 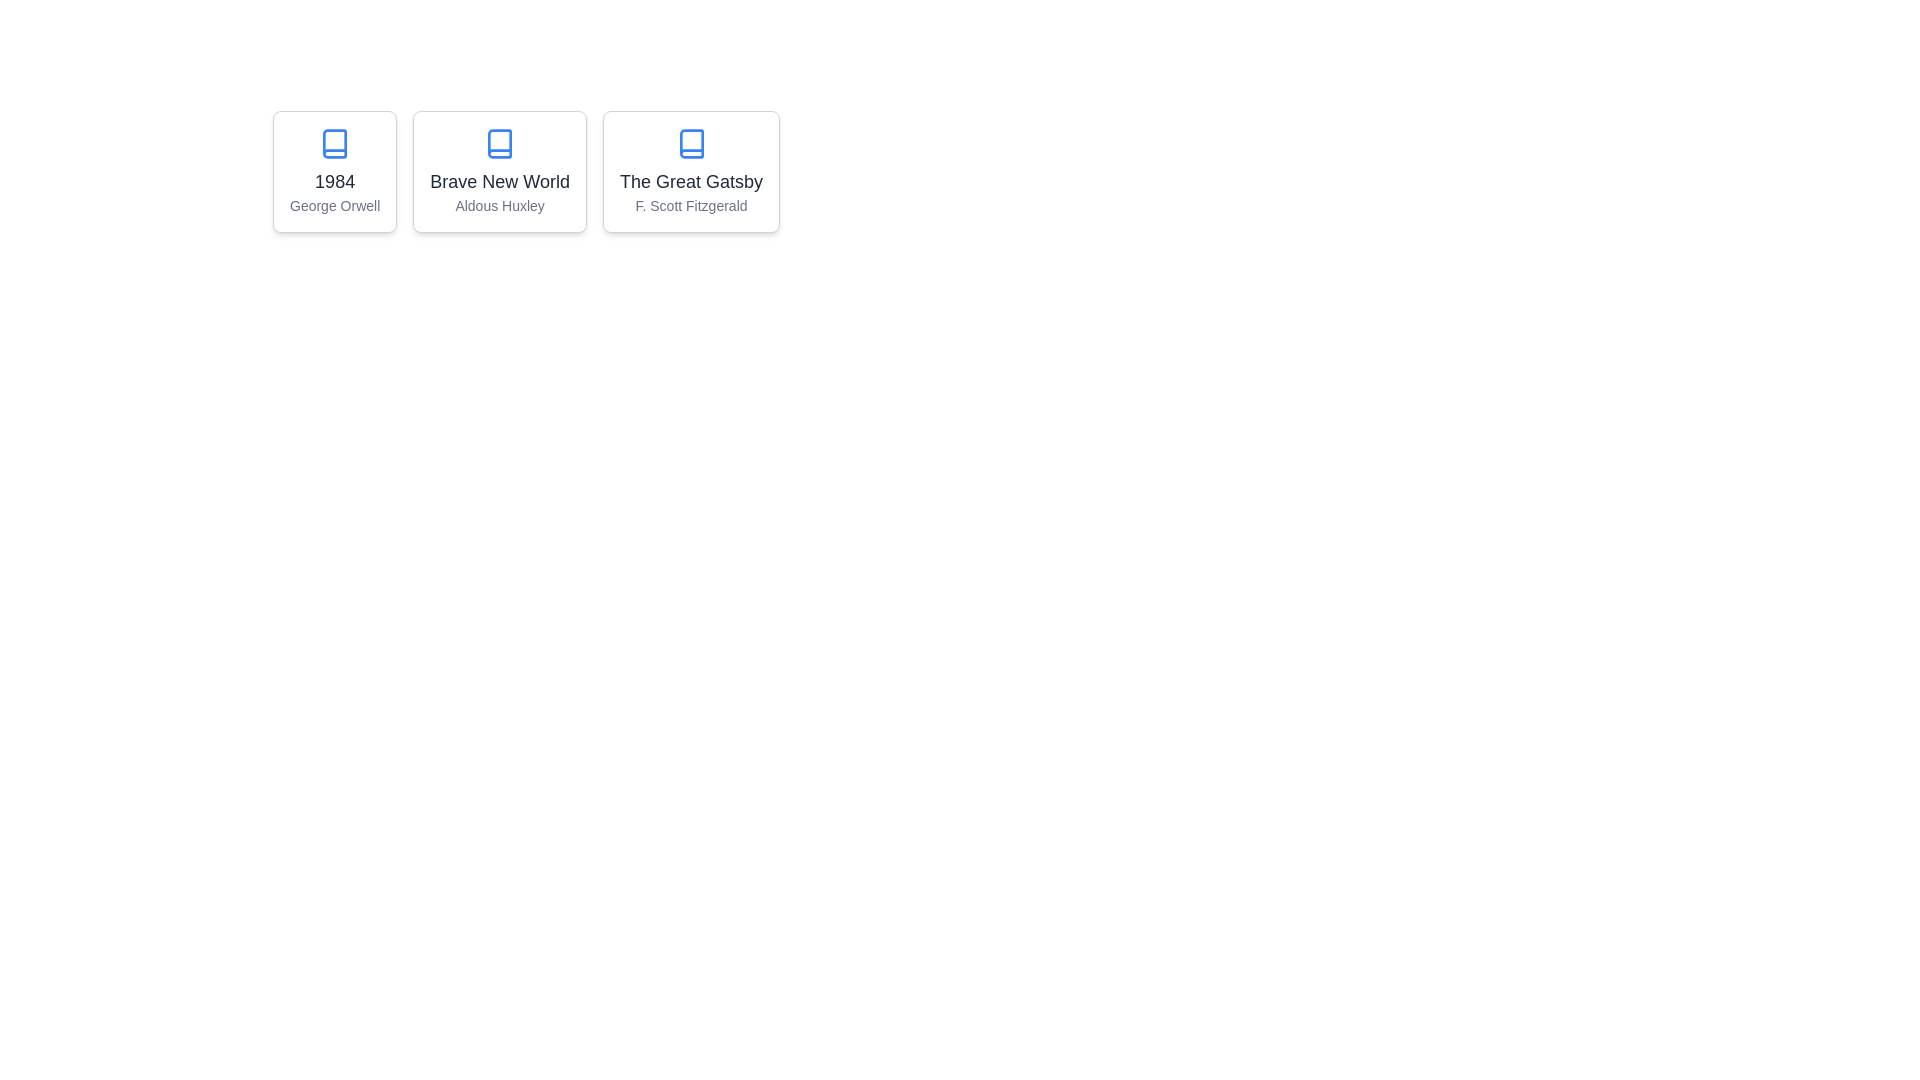 What do you see at coordinates (691, 205) in the screenshot?
I see `the label indicating the author of the book 'The Great Gatsby', which is positioned below the title within a card-like structure` at bounding box center [691, 205].